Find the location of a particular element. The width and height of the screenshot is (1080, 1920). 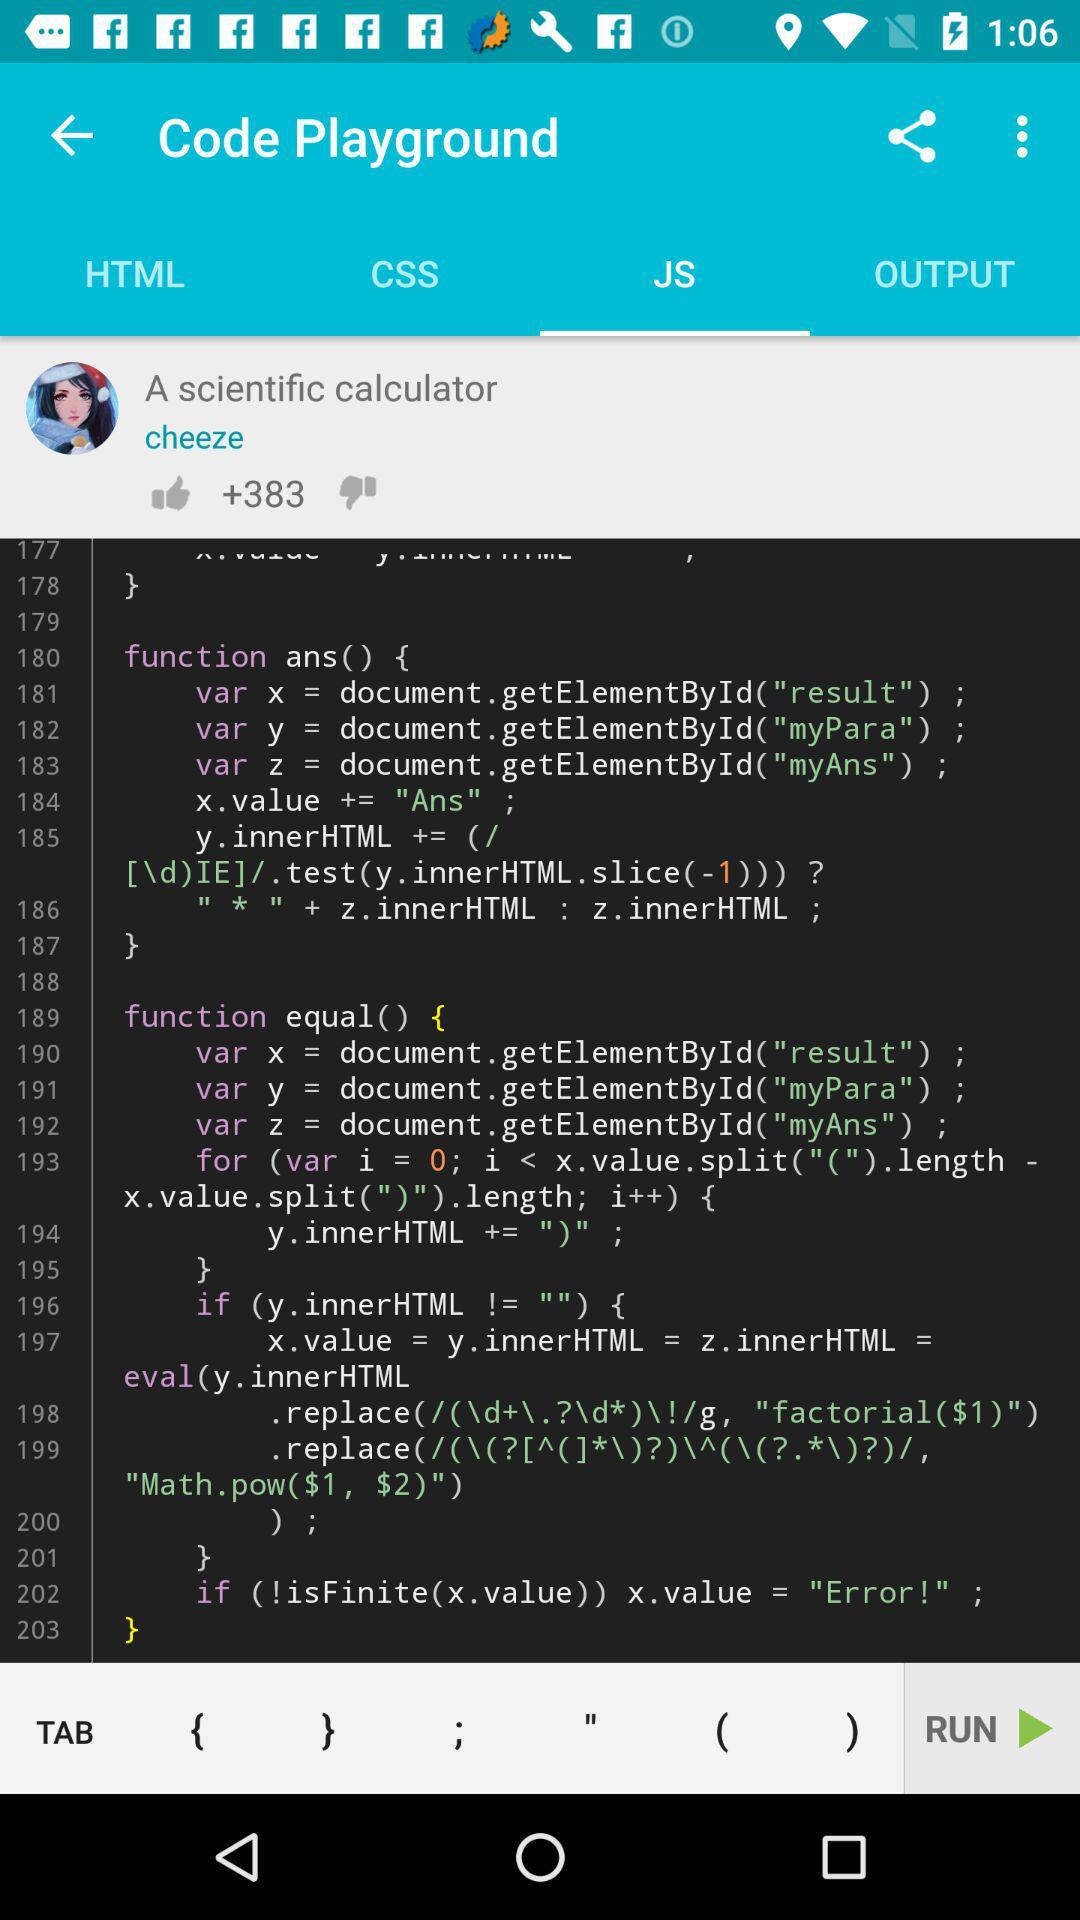

the avatar icon is located at coordinates (71, 407).